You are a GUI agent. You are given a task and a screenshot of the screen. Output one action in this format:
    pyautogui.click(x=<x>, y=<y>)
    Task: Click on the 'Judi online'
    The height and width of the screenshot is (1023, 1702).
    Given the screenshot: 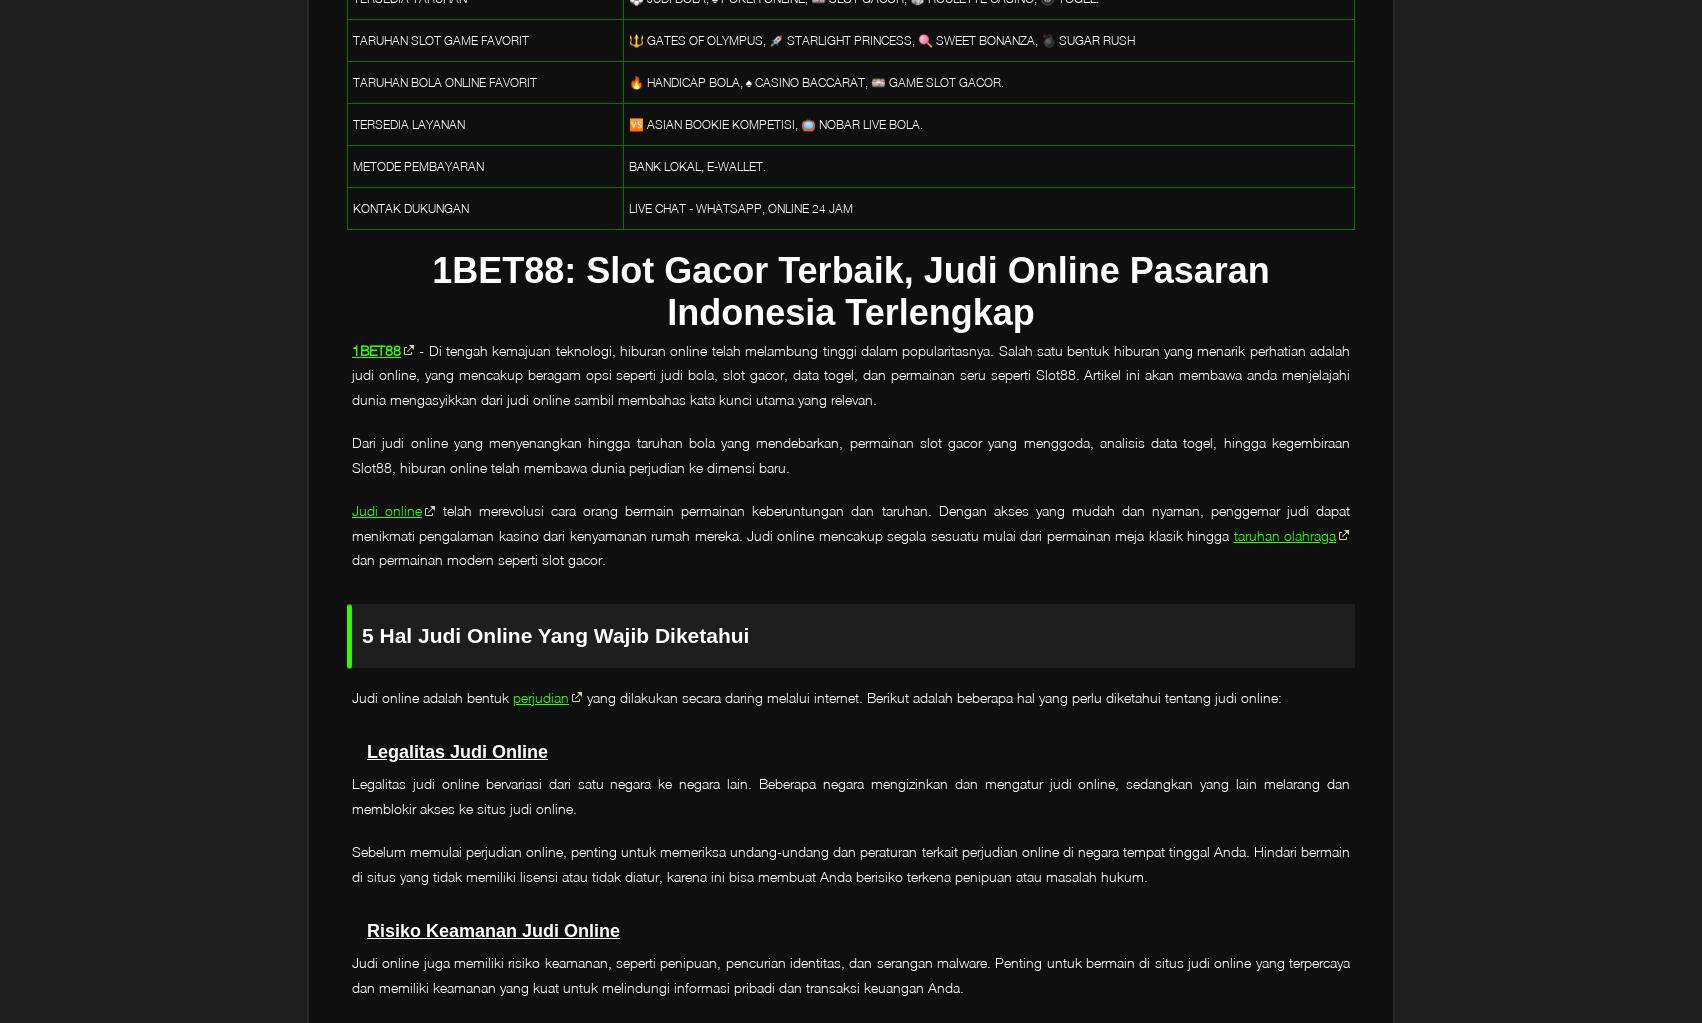 What is the action you would take?
    pyautogui.click(x=351, y=510)
    